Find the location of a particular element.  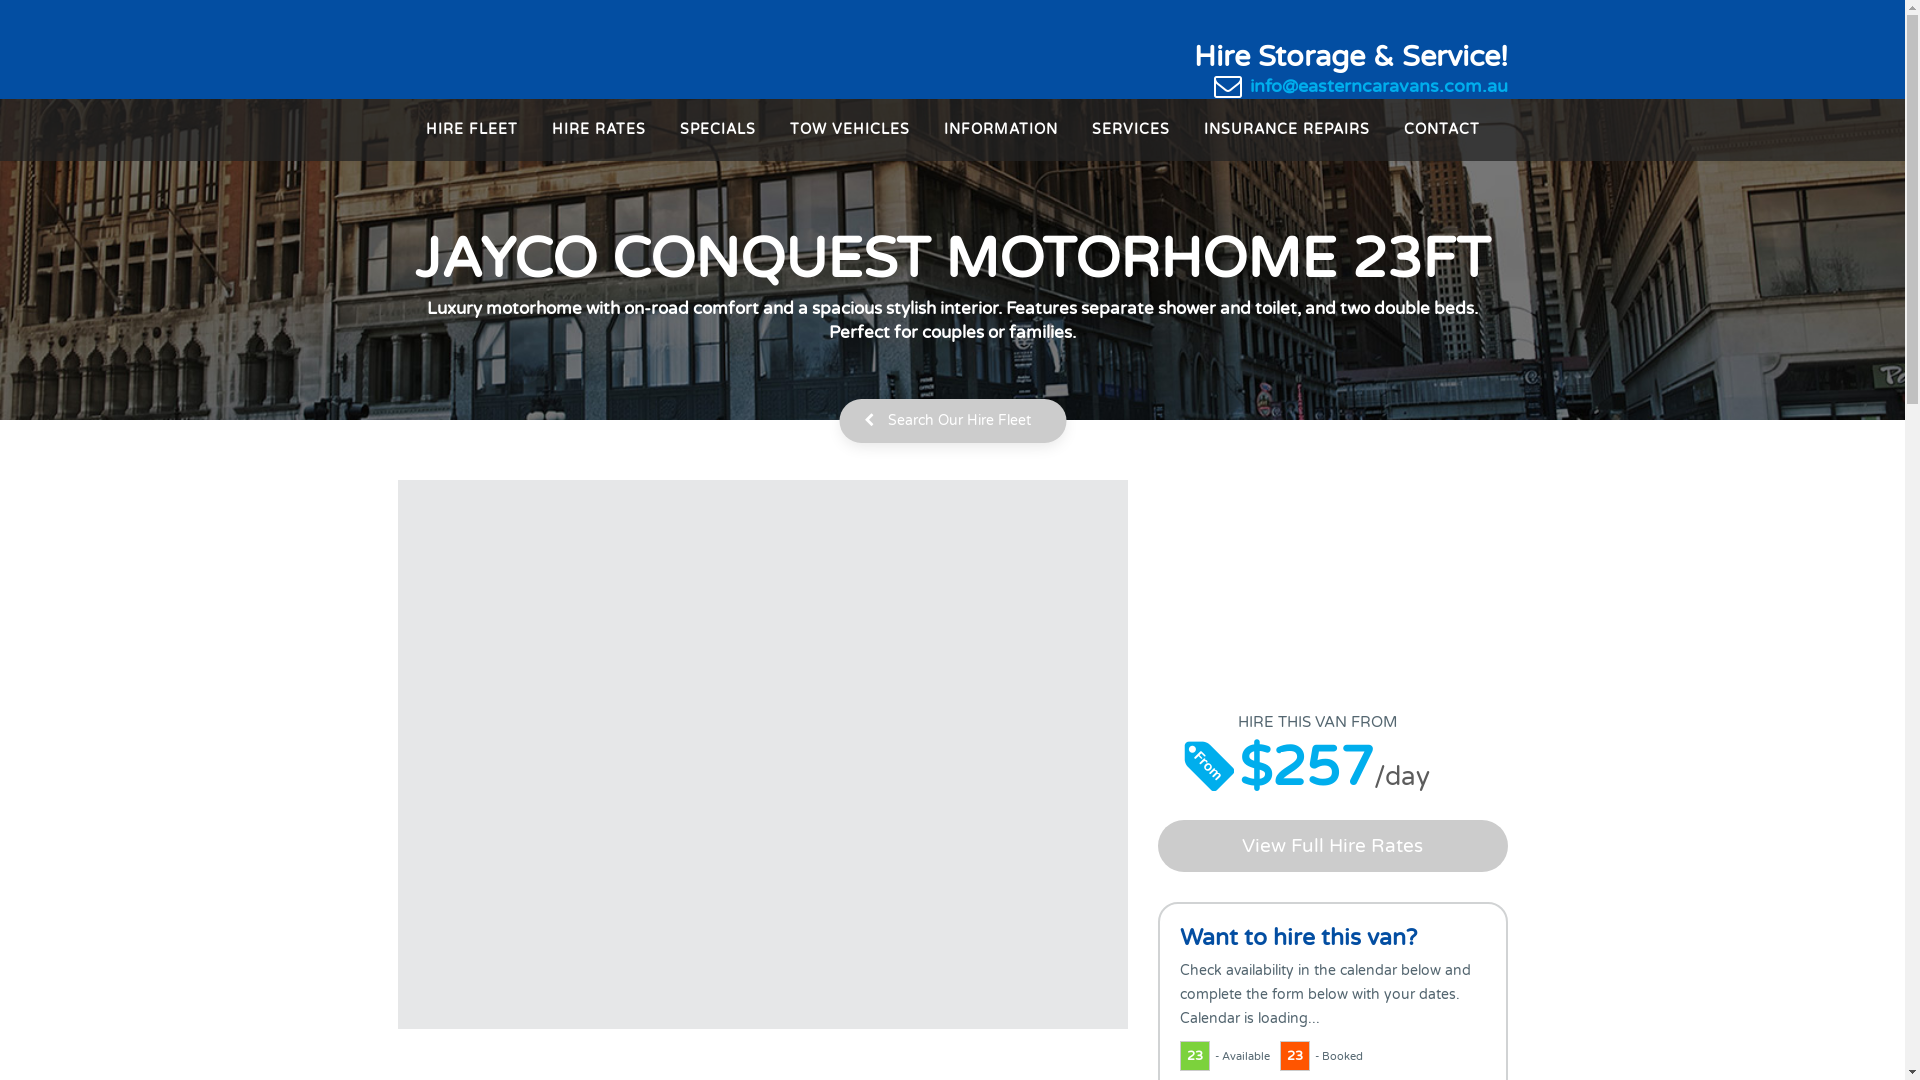

'View Full Hire Rates' is located at coordinates (1333, 845).